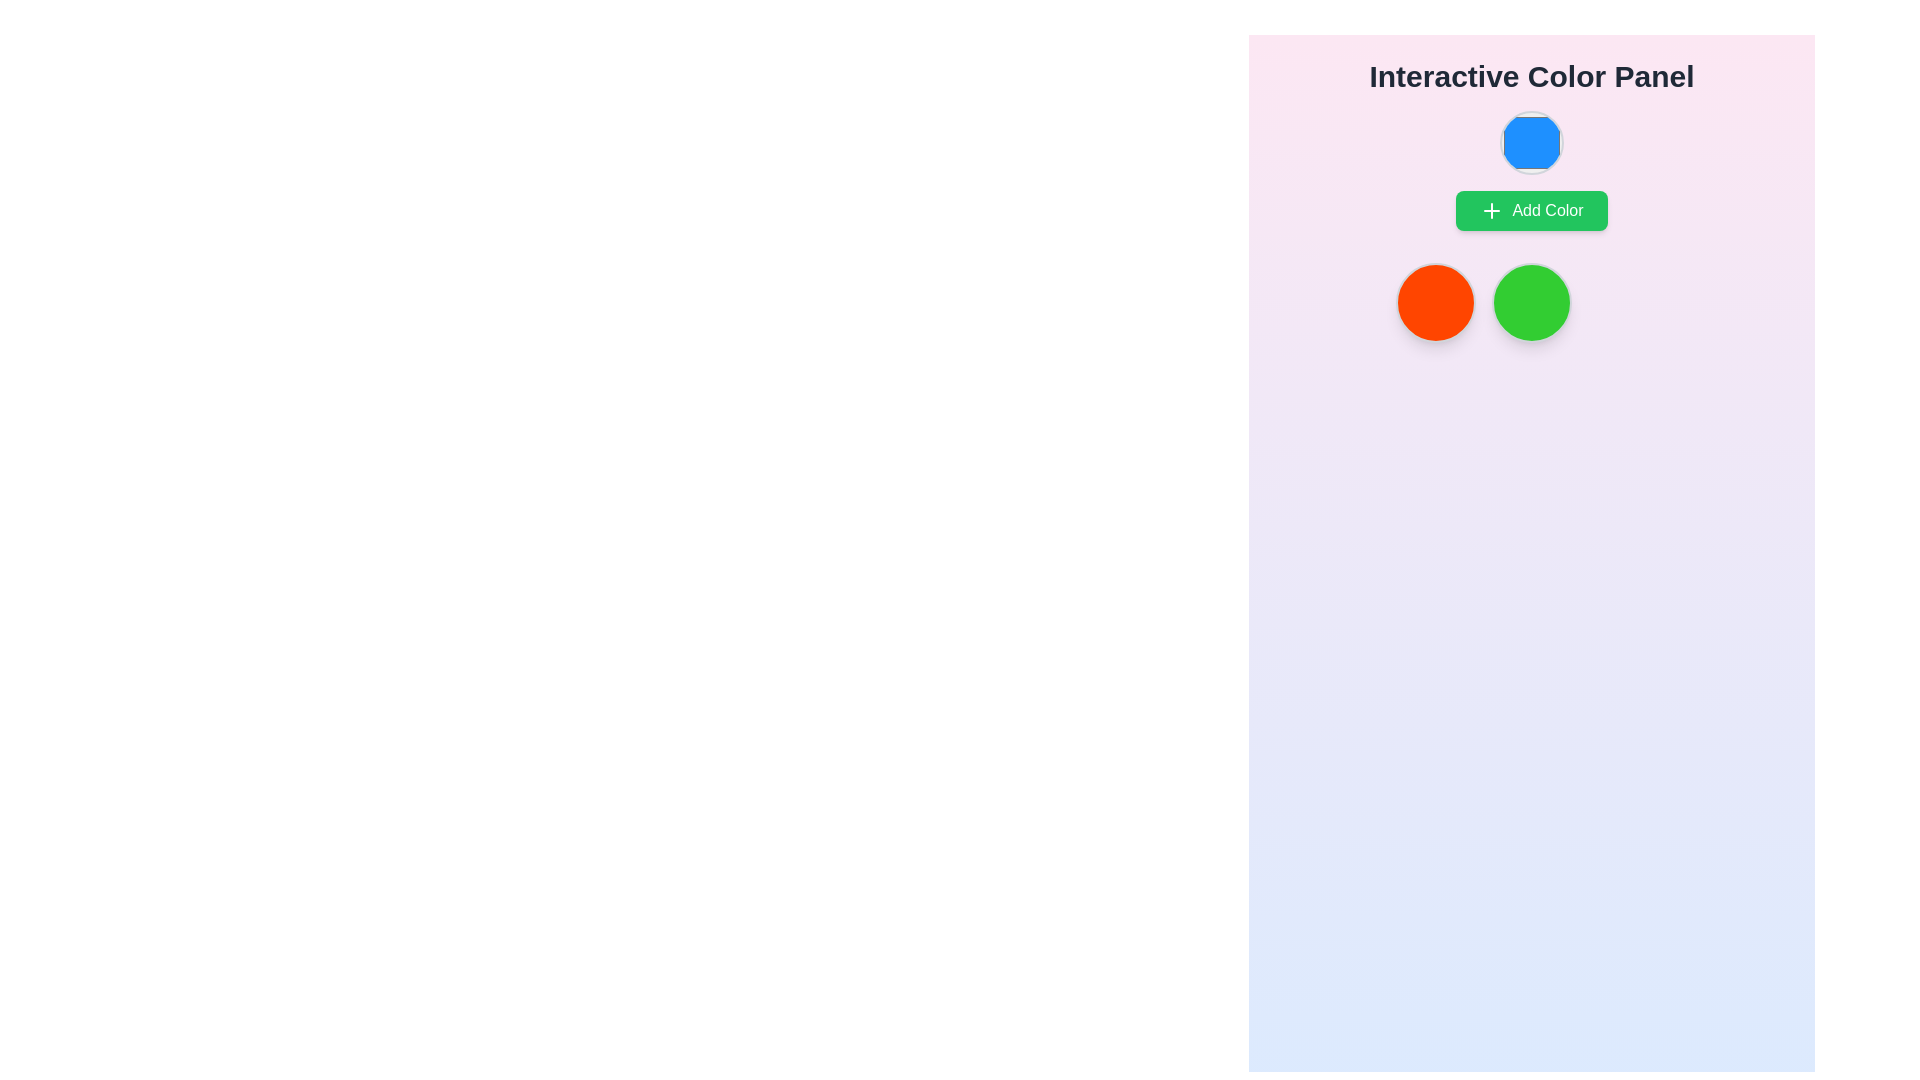 This screenshot has height=1080, width=1920. Describe the element at coordinates (1492, 211) in the screenshot. I see `the area surrounding the 'Add Color' button, which contains the small icon resembling a cross, to interact indirectly with the icon` at that location.